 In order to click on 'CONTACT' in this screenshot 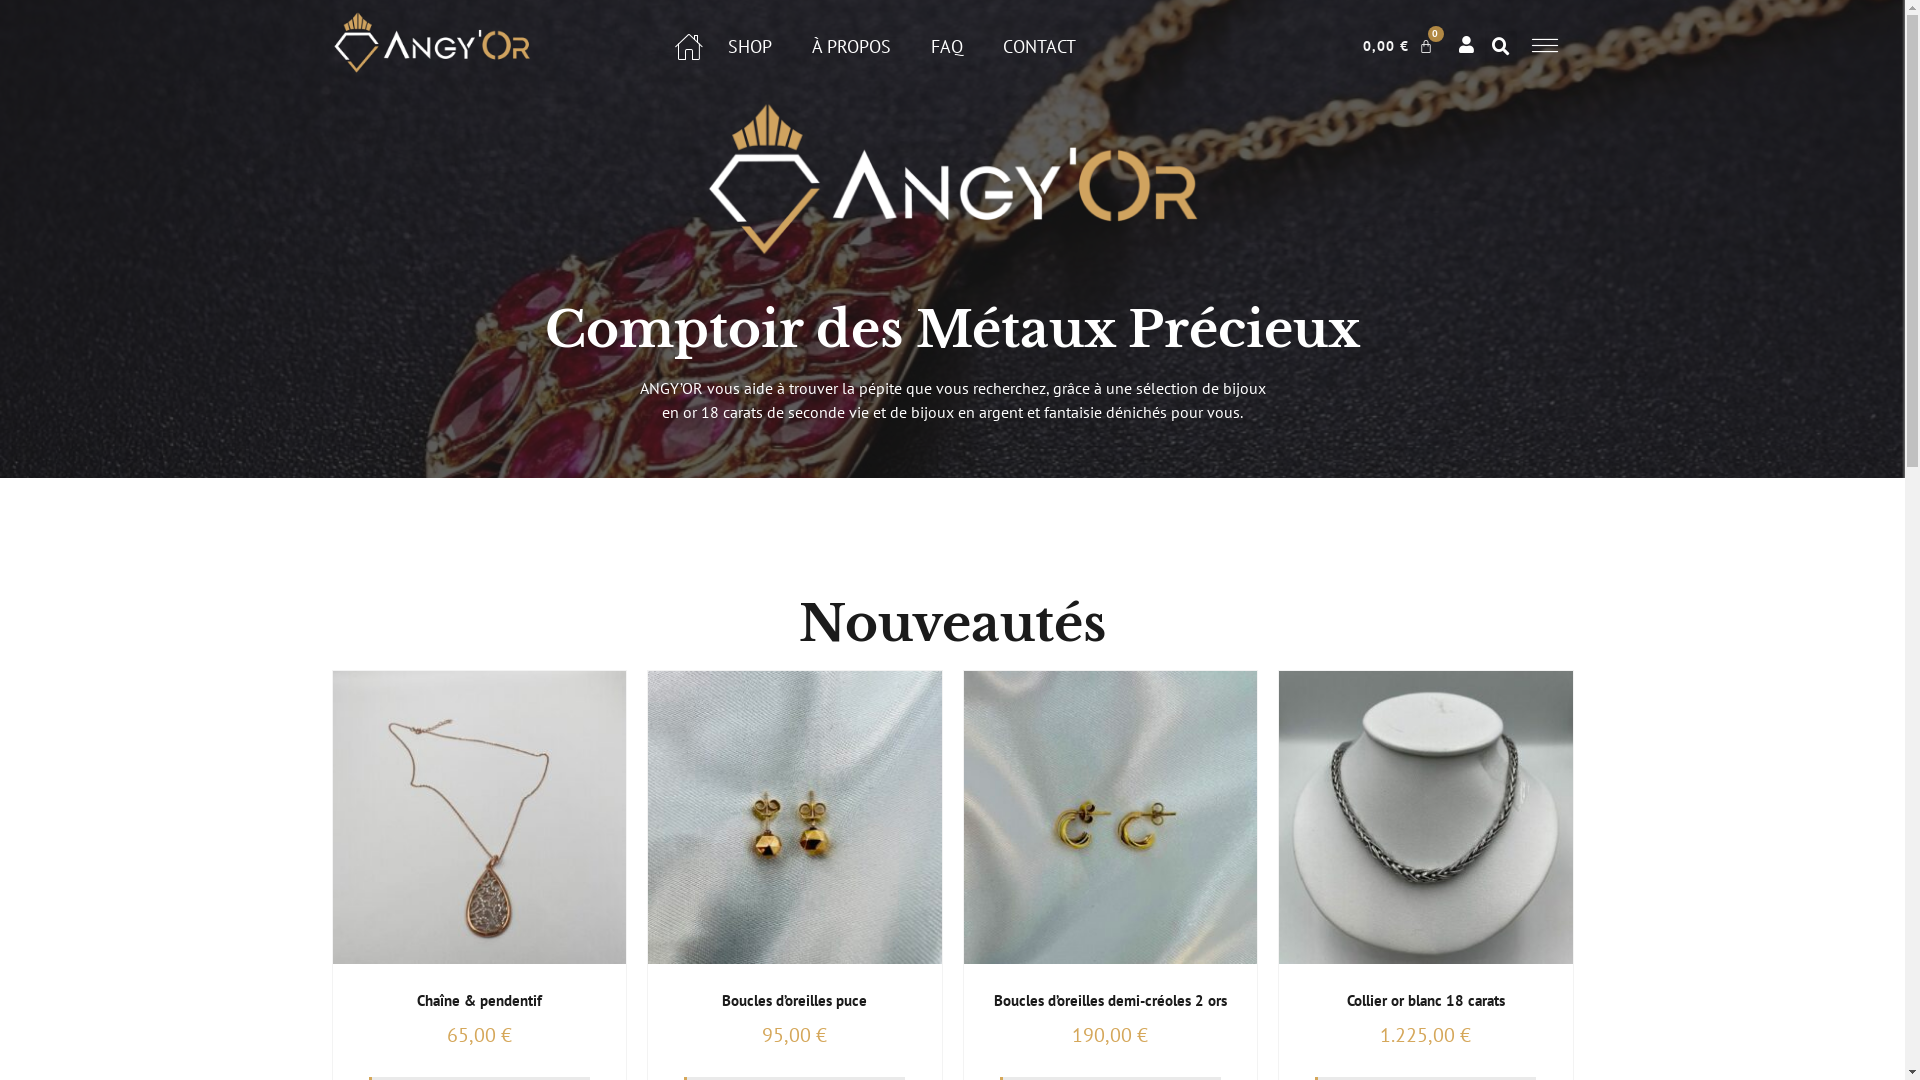, I will do `click(1003, 45)`.